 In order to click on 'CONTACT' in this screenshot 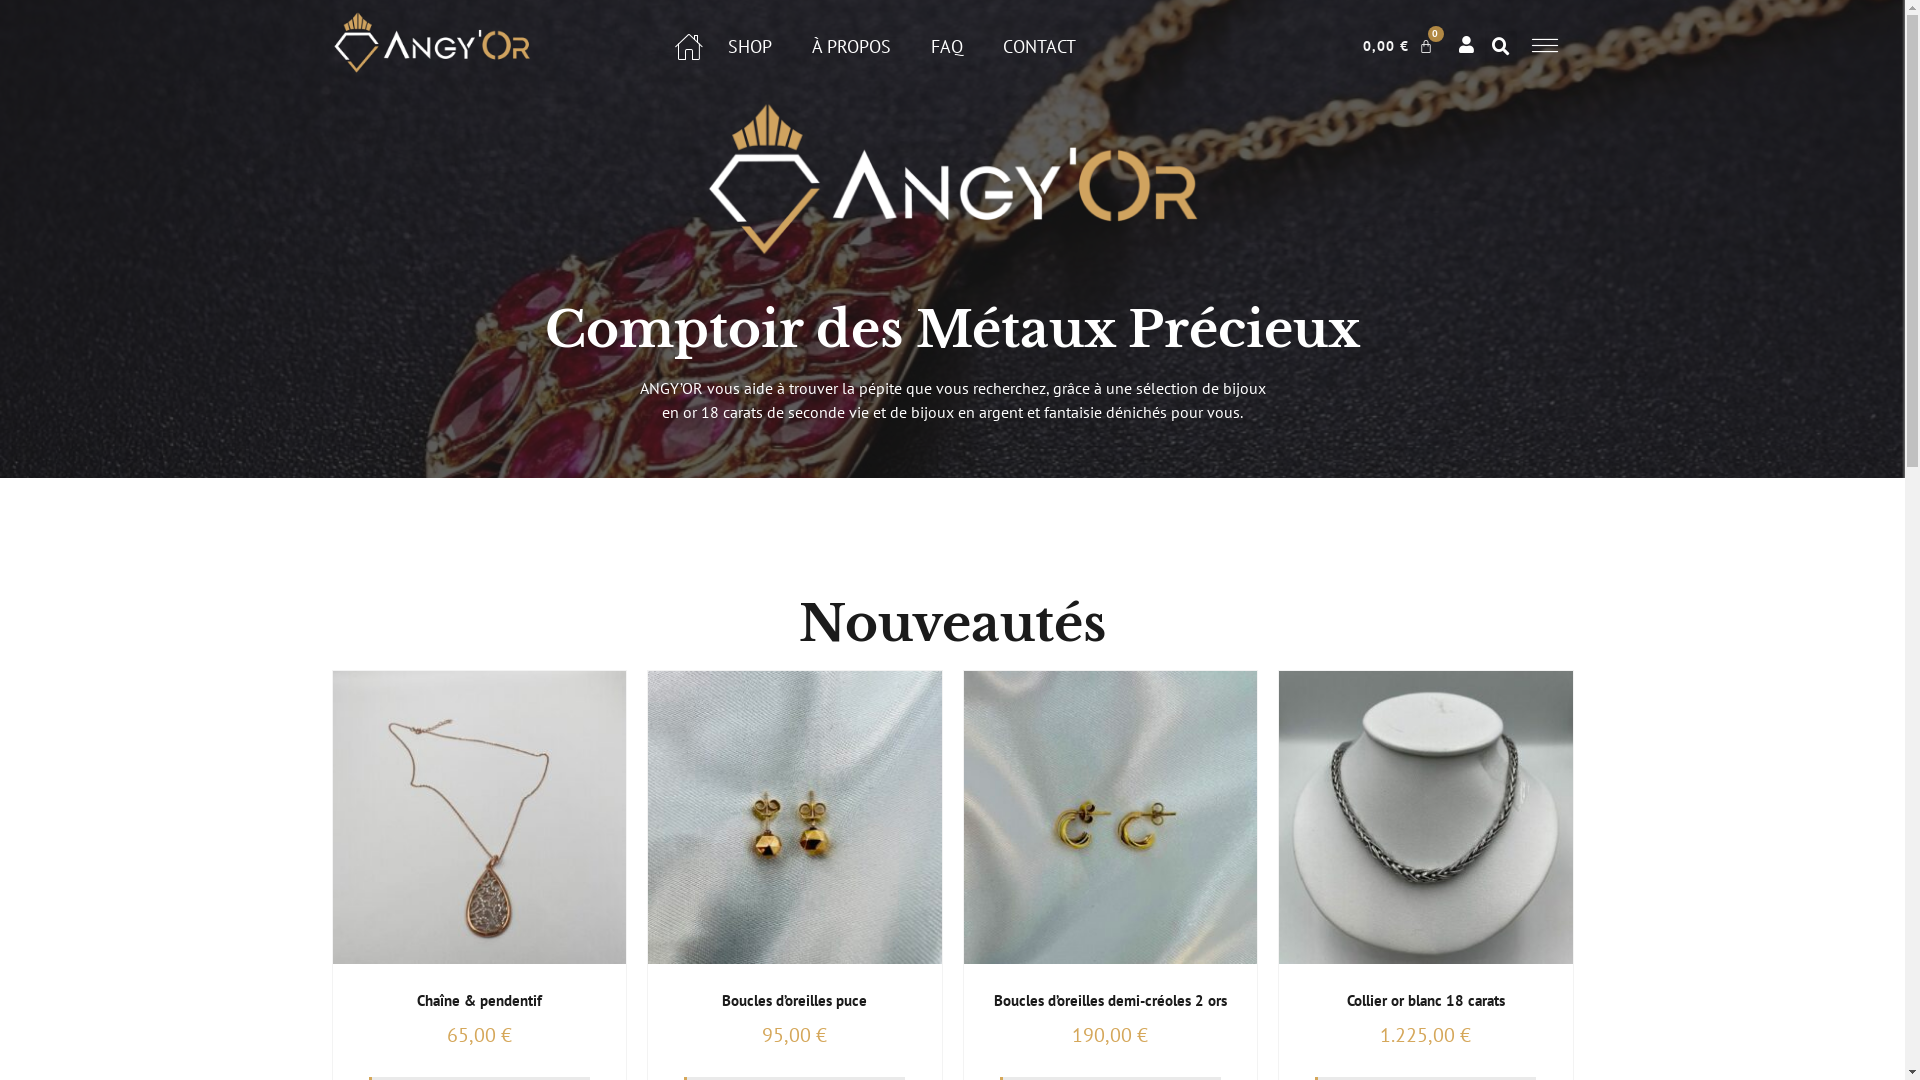, I will do `click(1003, 45)`.